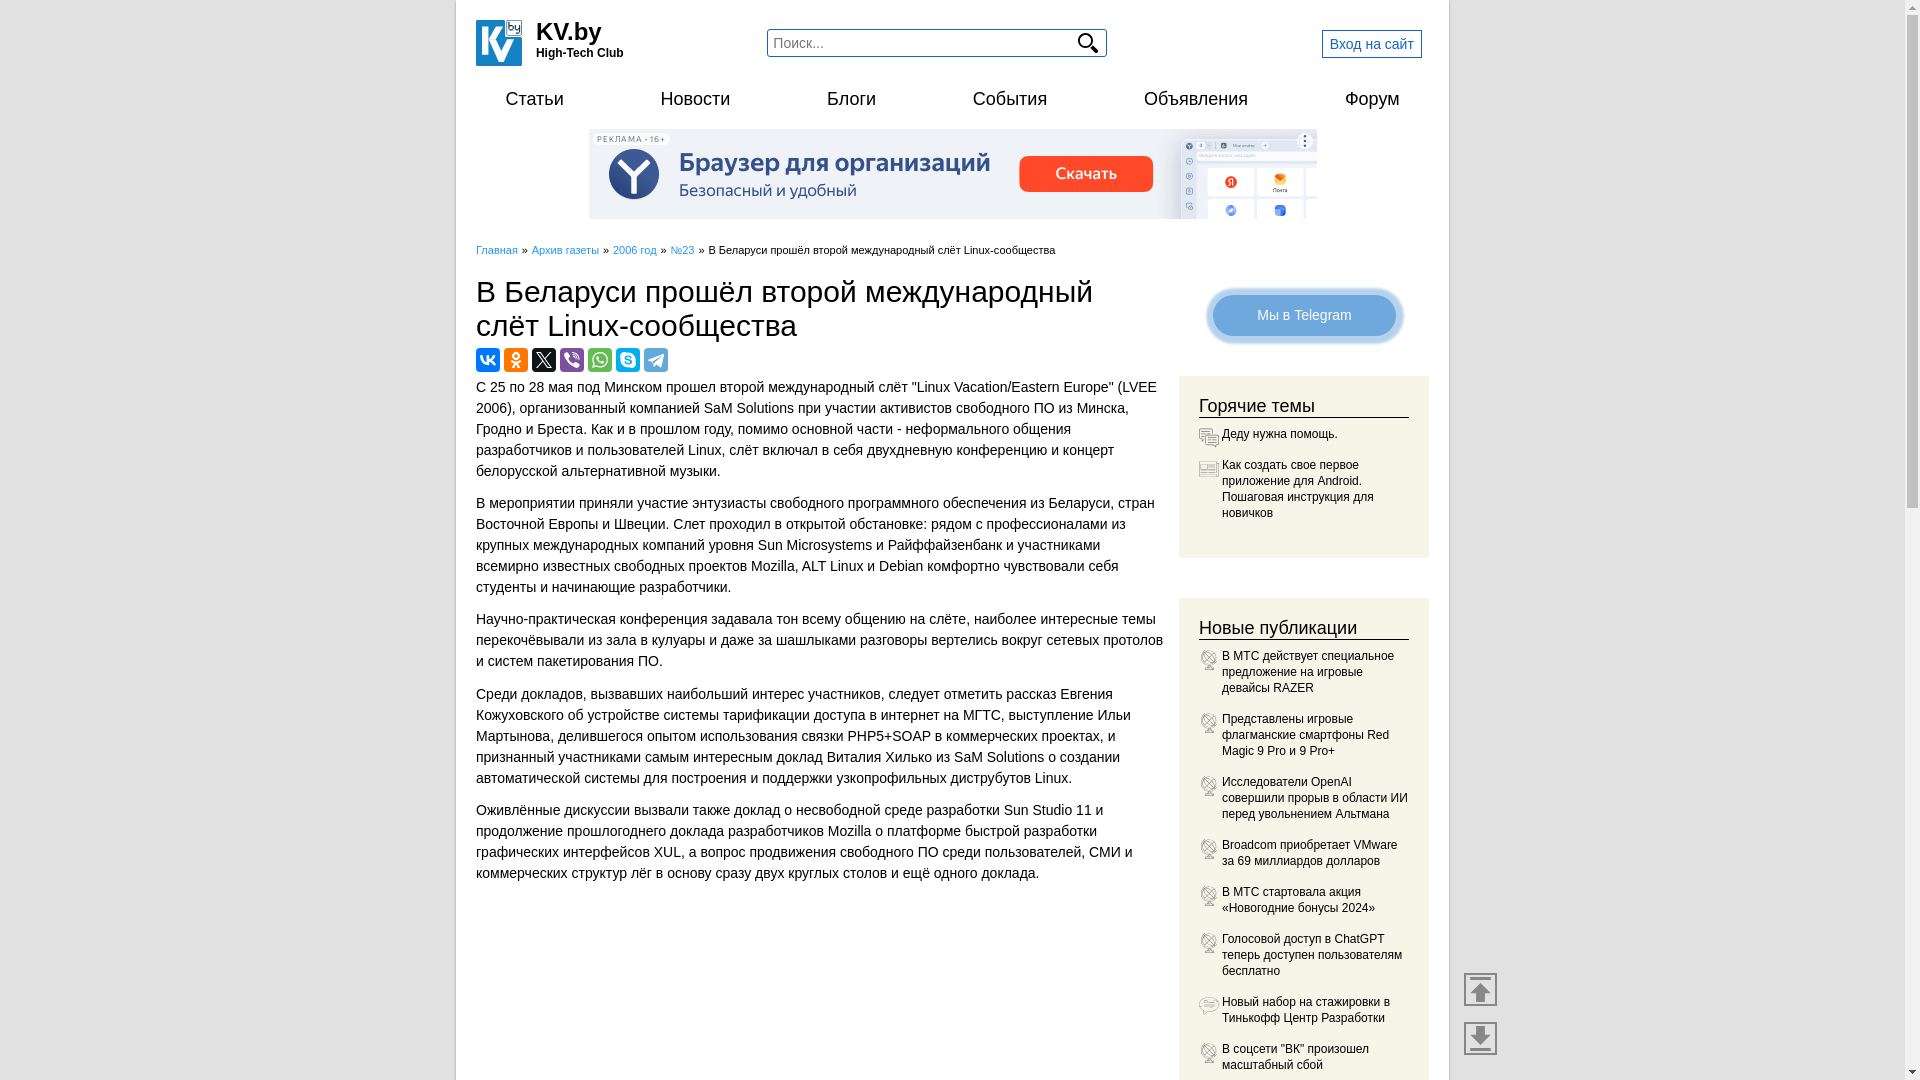 This screenshot has width=1920, height=1080. Describe the element at coordinates (536, 31) in the screenshot. I see `'KV.by'` at that location.